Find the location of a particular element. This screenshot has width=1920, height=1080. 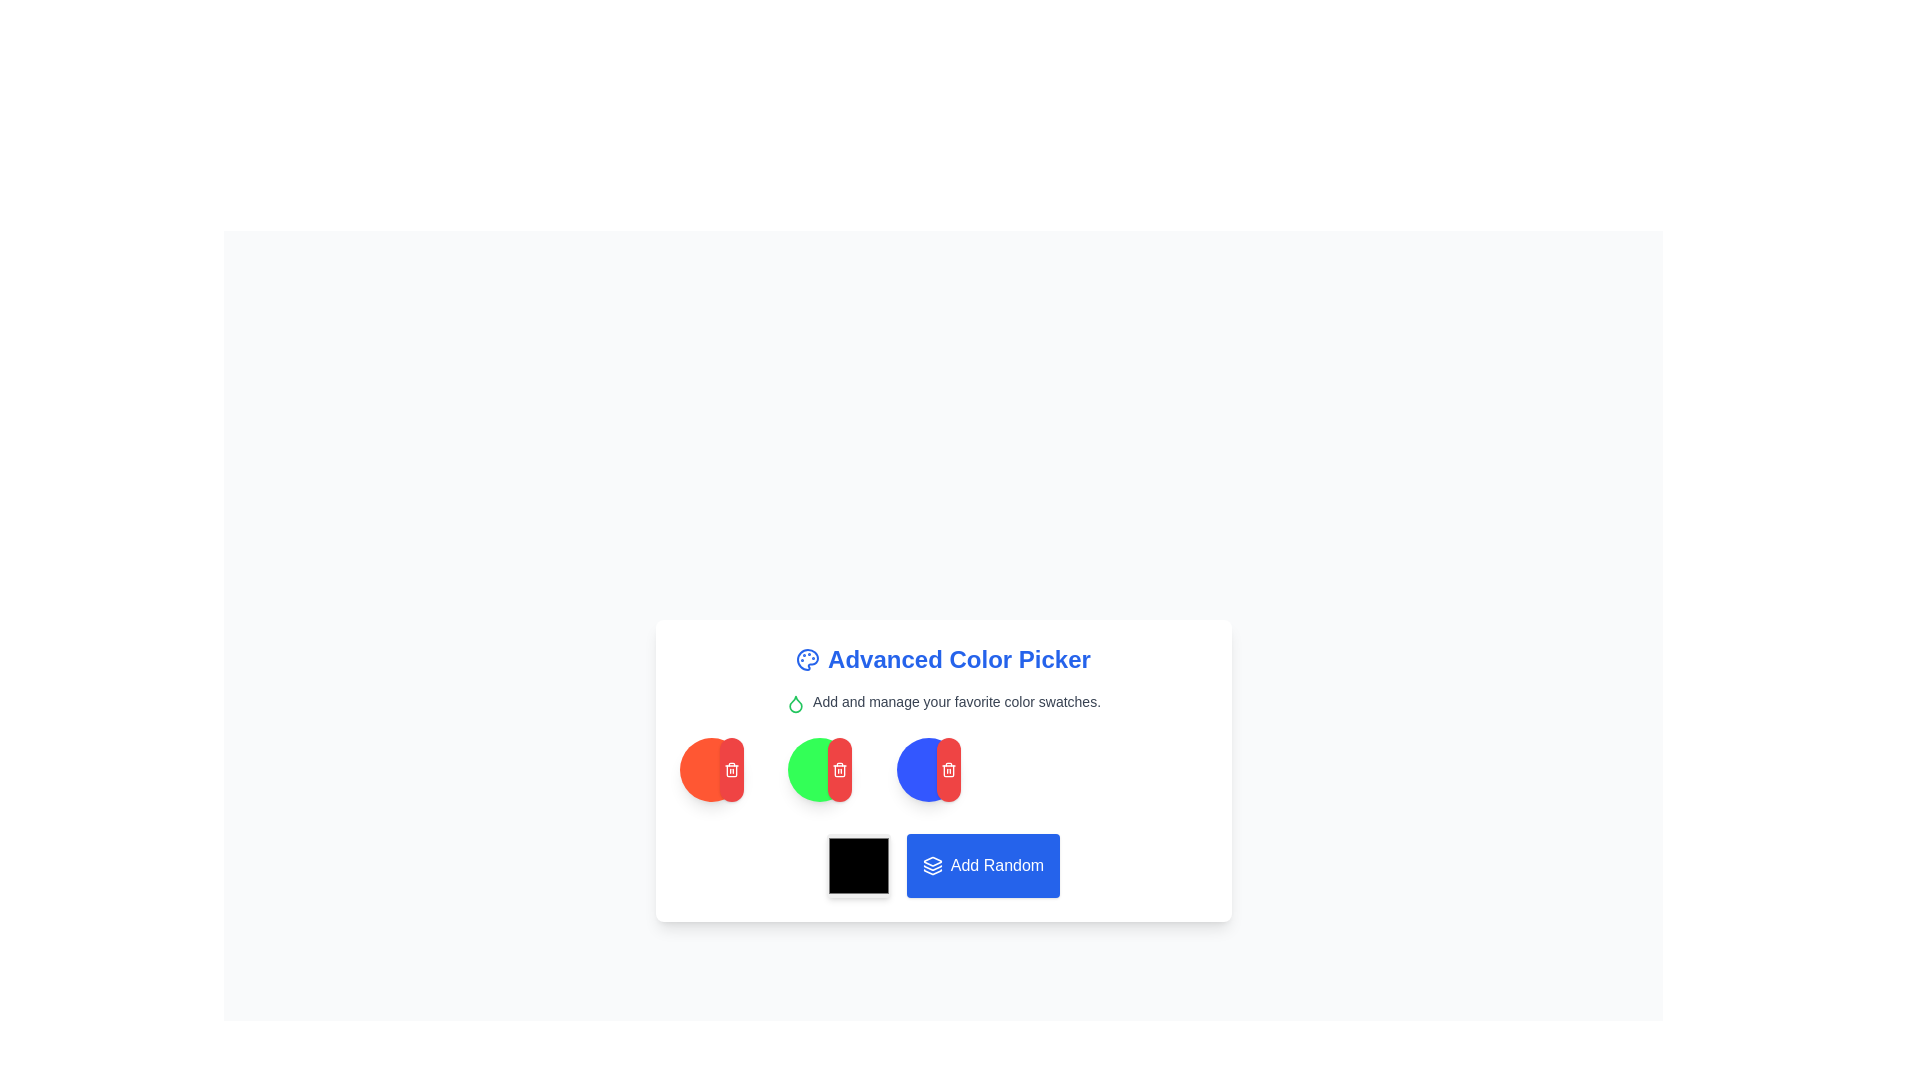

the trash can icon located inside the second red circular button aligned to the right of the color swatches is located at coordinates (948, 768).